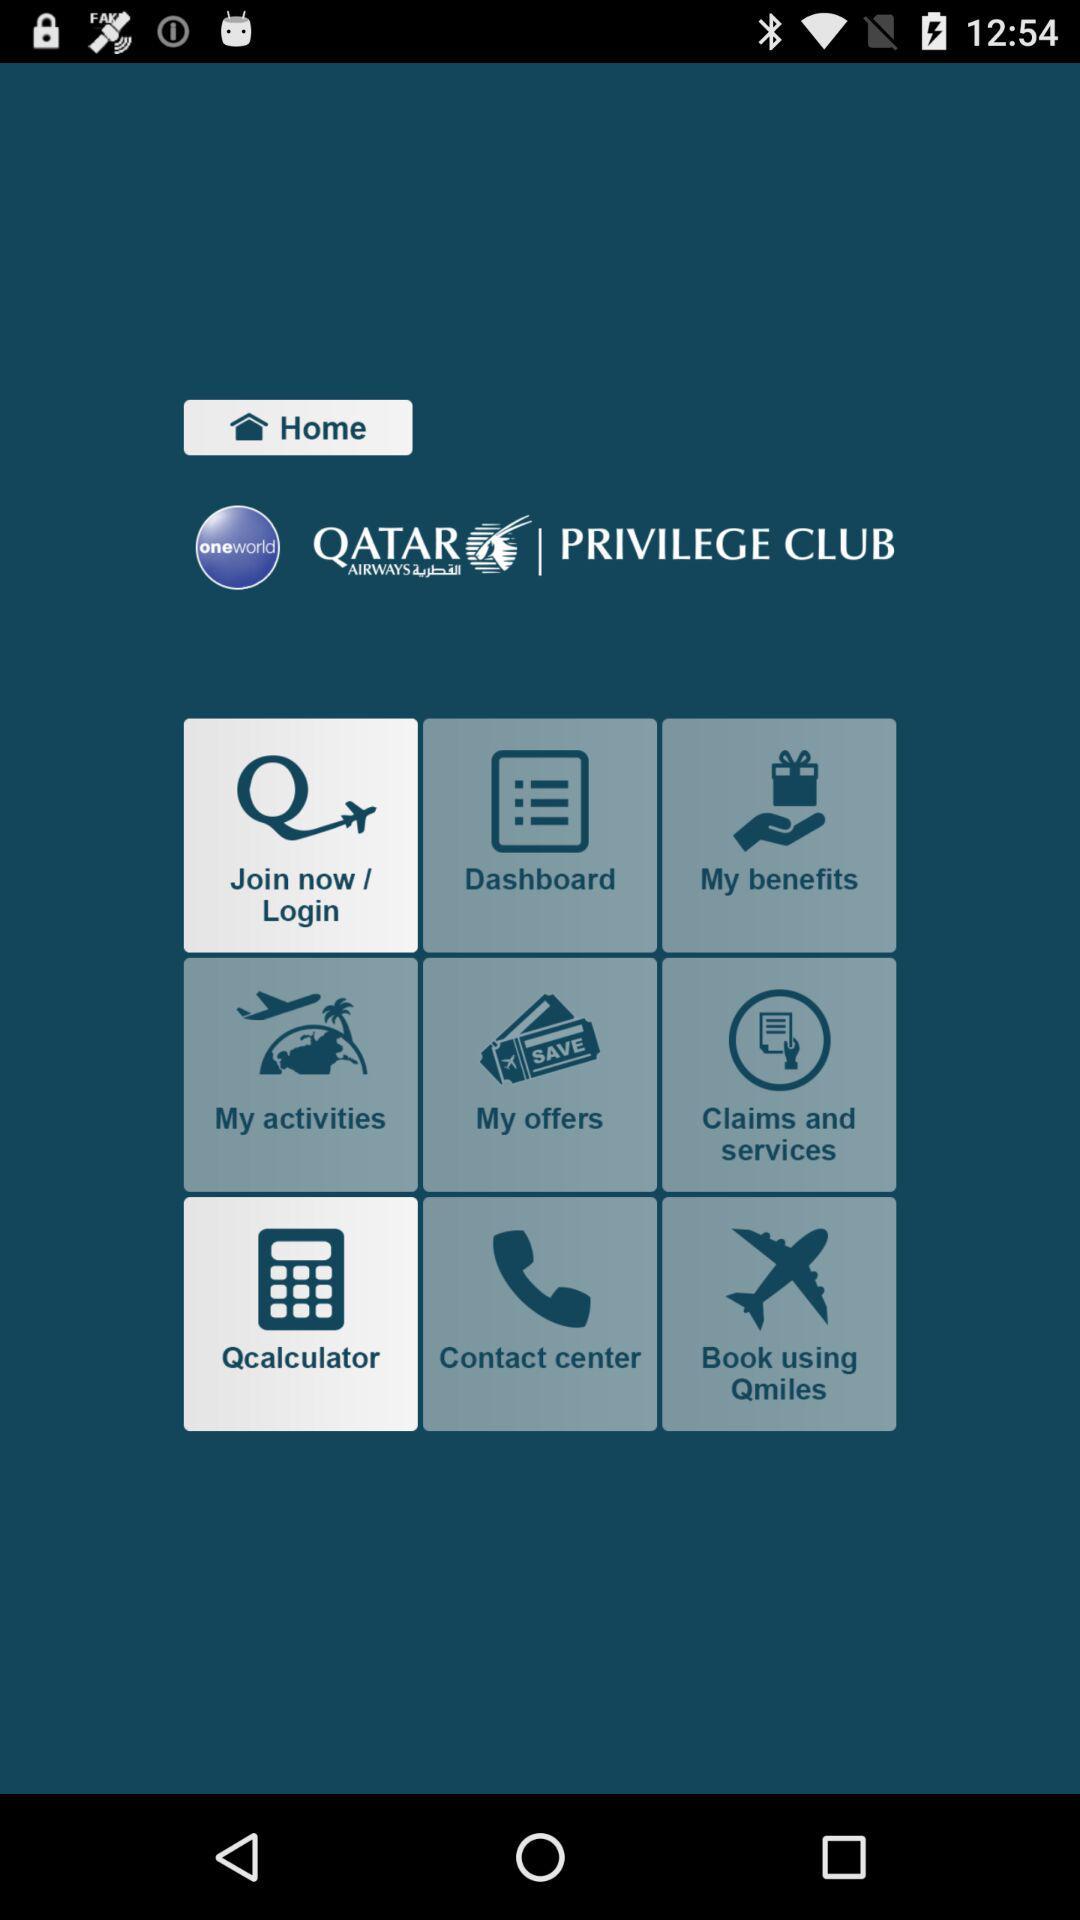  What do you see at coordinates (300, 1073) in the screenshot?
I see `open activities` at bounding box center [300, 1073].